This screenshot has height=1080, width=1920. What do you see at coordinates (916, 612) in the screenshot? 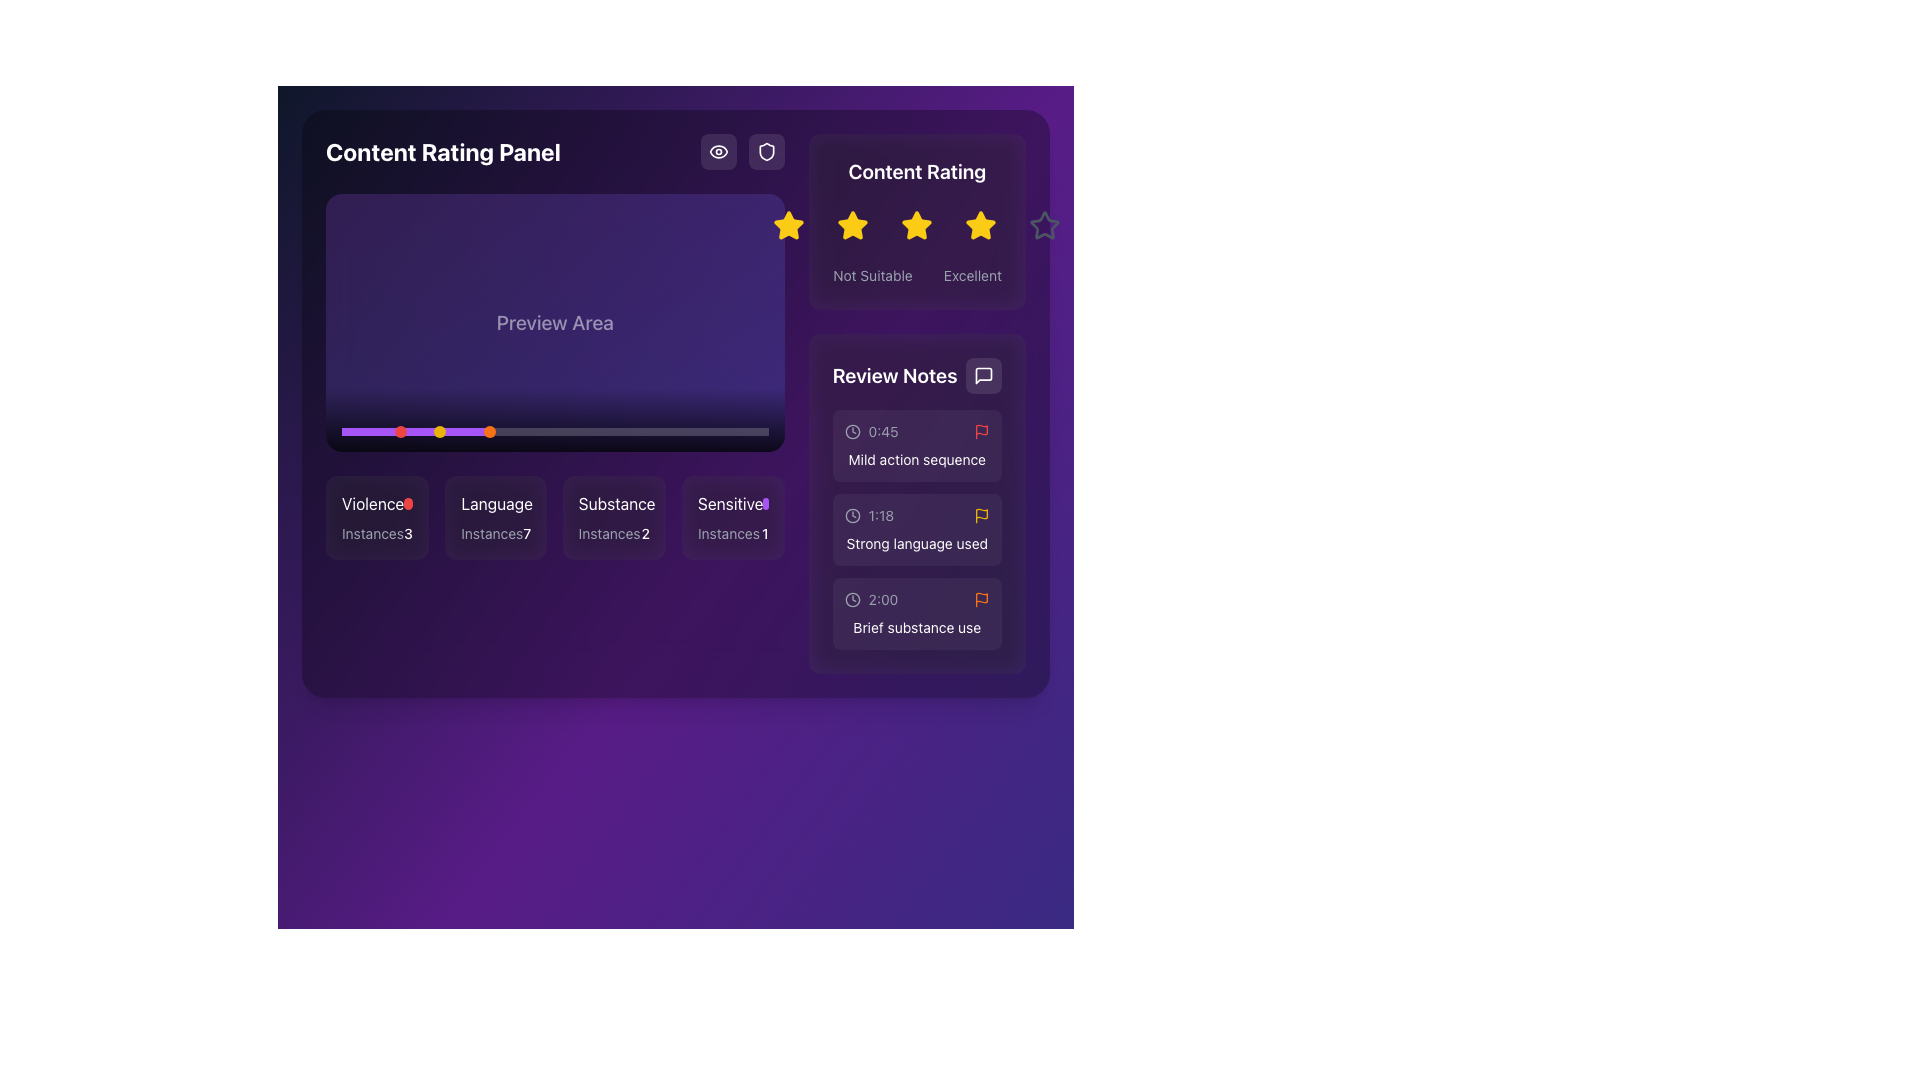
I see `the card panel item displaying the timestamp '2:00' and the text 'Brief substance use' located in the 'Review Notes' panel, which is the third item in the vertical list` at bounding box center [916, 612].